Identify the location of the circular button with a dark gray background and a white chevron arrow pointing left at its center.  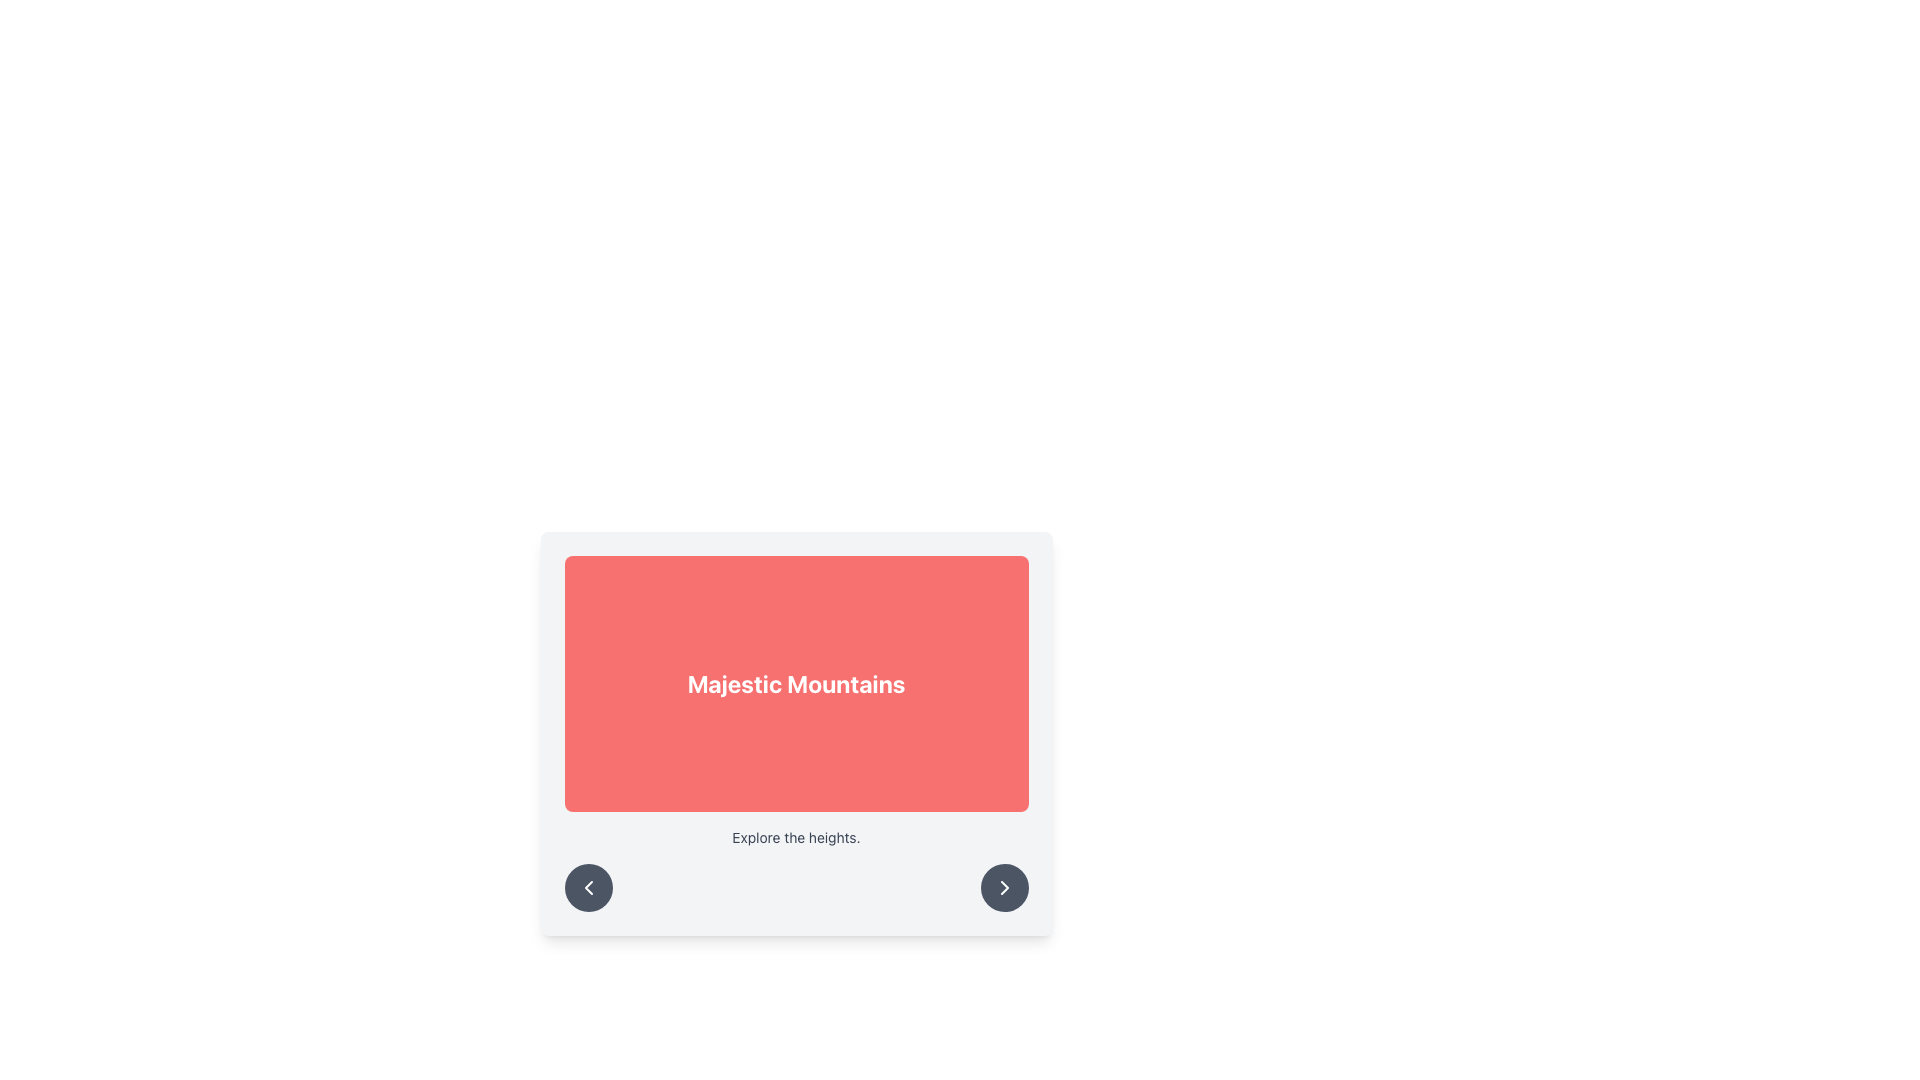
(587, 886).